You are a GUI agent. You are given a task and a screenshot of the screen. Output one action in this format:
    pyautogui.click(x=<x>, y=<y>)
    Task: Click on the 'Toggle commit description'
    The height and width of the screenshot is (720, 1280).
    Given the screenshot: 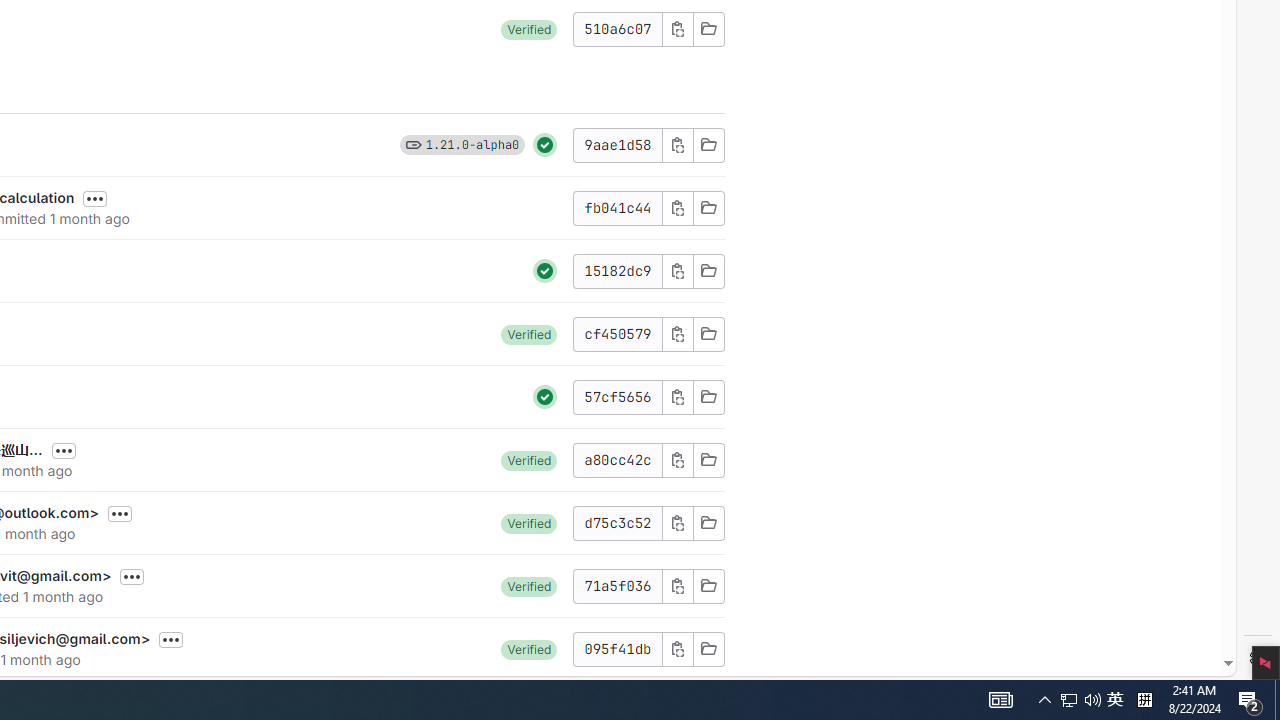 What is the action you would take?
    pyautogui.click(x=171, y=640)
    